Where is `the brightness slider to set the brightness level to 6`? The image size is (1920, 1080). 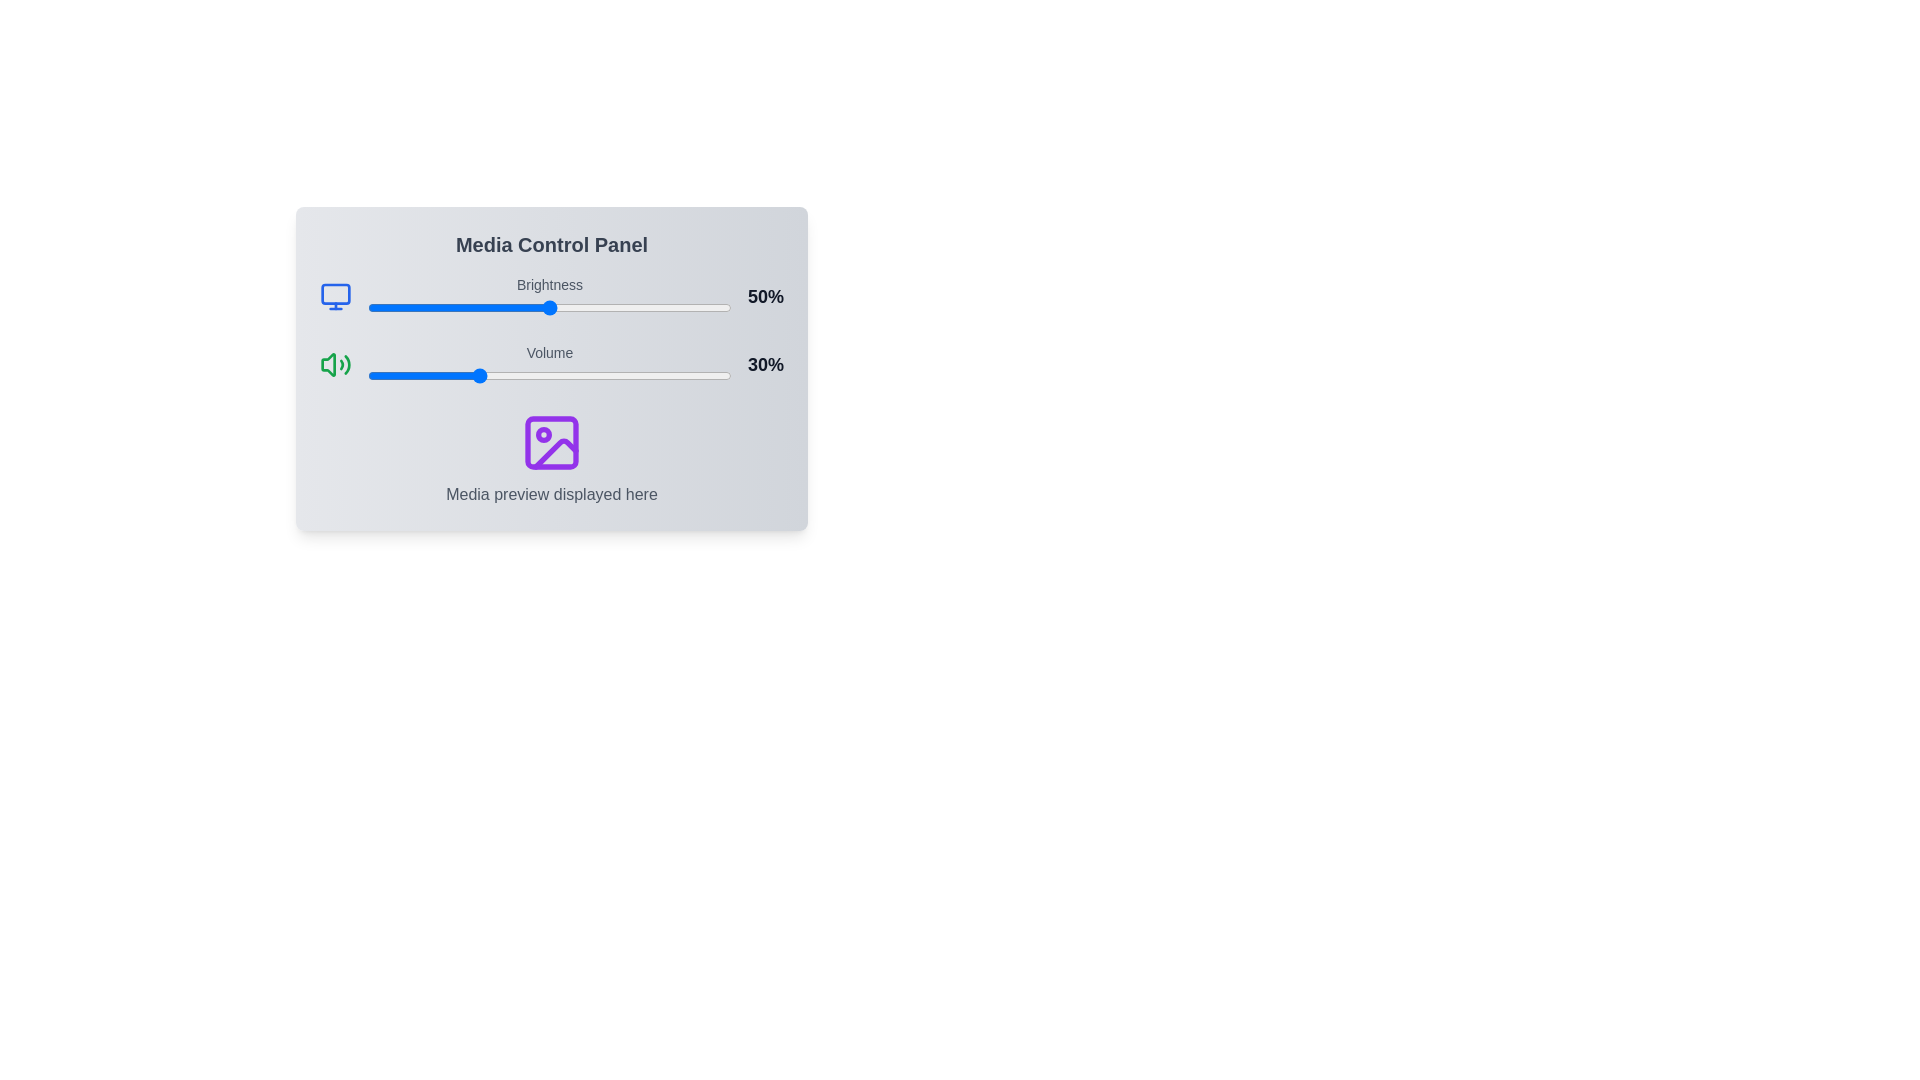 the brightness slider to set the brightness level to 6 is located at coordinates (389, 308).